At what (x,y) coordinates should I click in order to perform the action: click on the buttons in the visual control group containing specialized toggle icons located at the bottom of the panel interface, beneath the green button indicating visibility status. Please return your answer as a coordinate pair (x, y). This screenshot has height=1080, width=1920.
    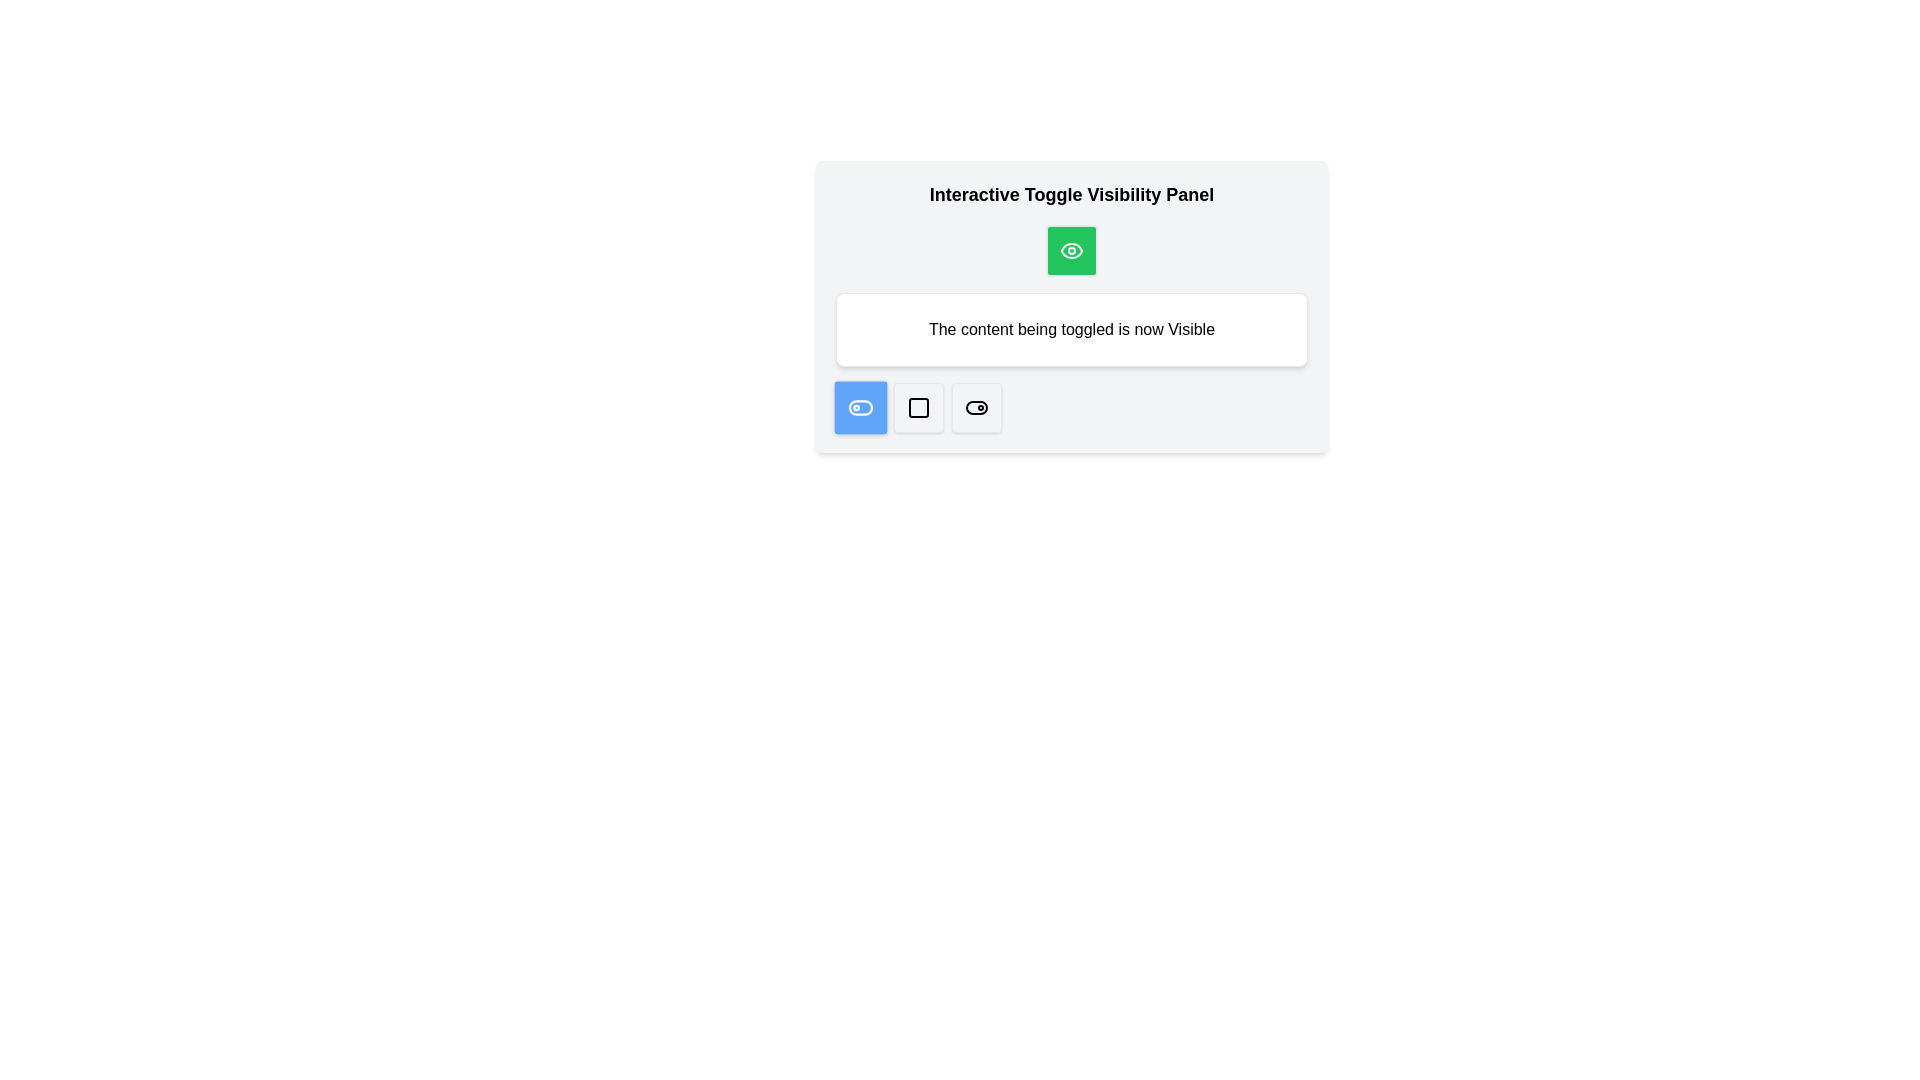
    Looking at the image, I should click on (1070, 407).